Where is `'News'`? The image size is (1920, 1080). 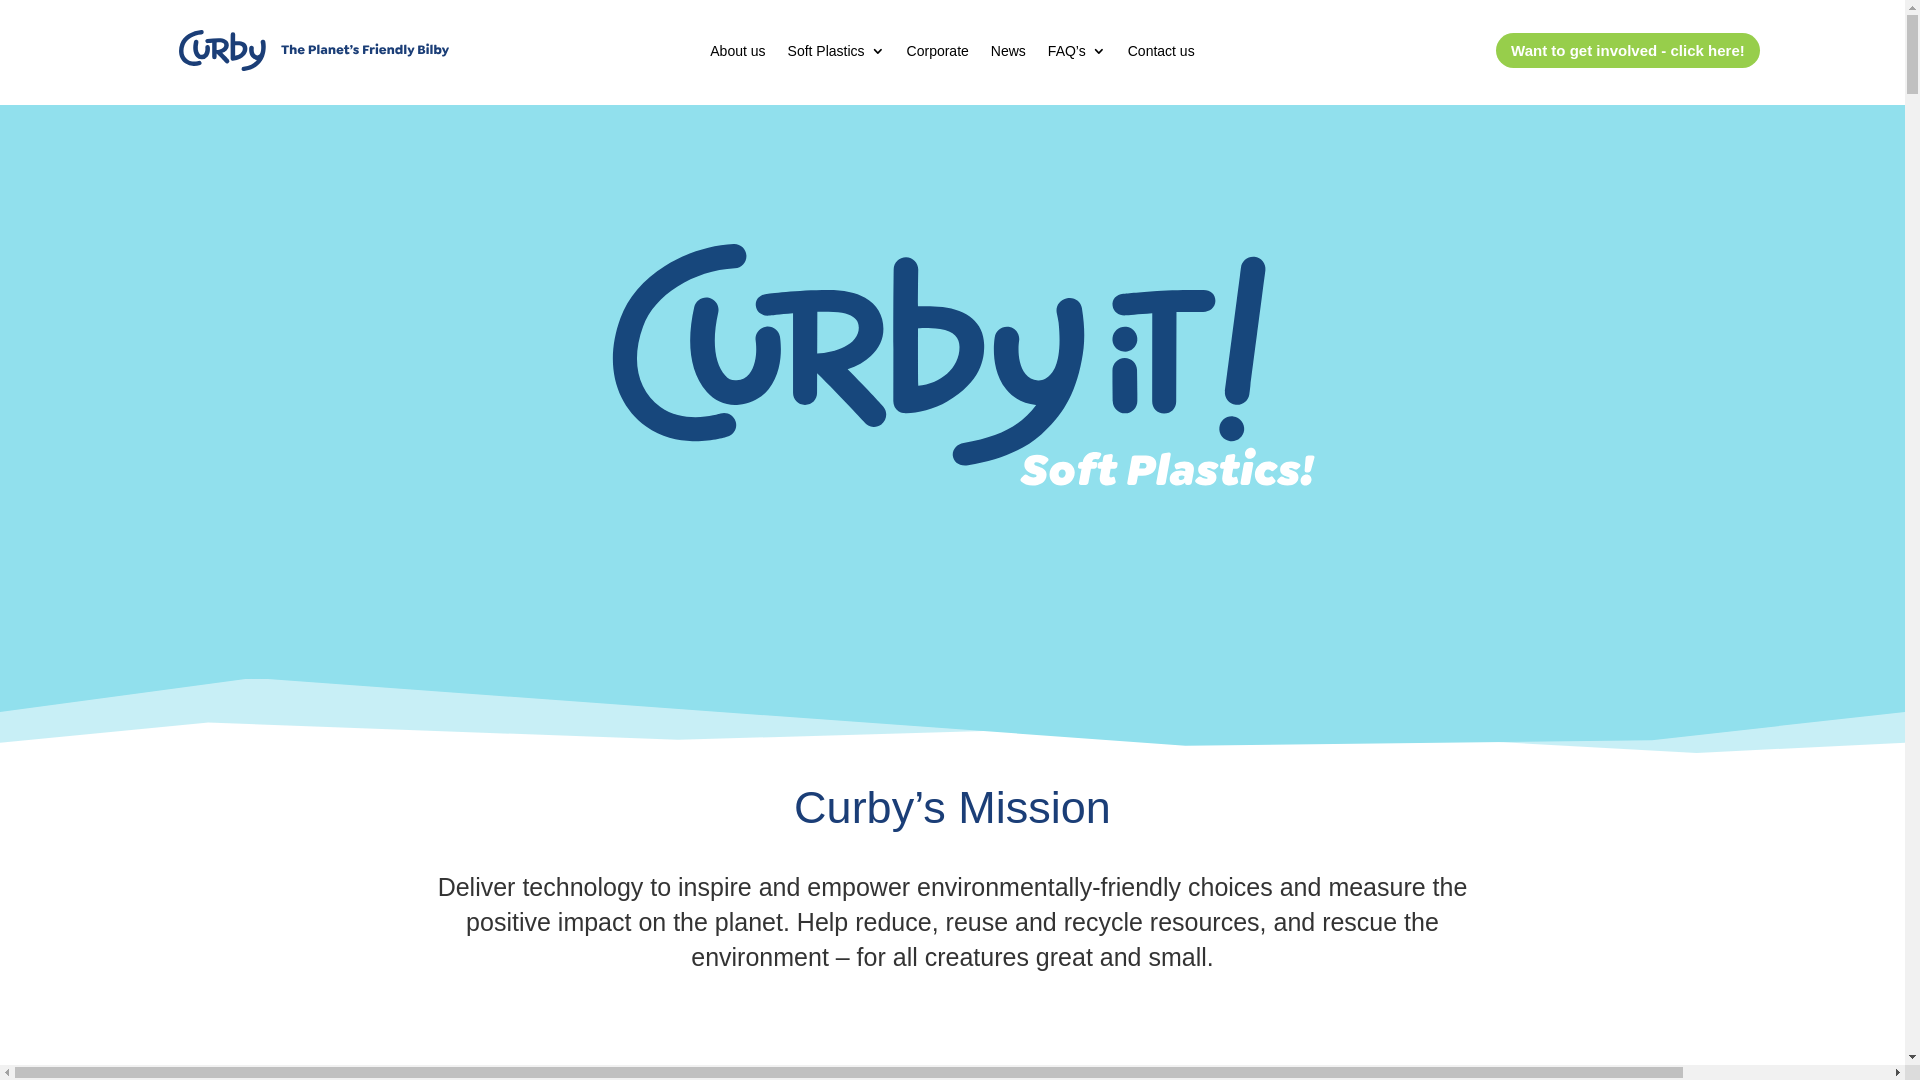 'News' is located at coordinates (1008, 53).